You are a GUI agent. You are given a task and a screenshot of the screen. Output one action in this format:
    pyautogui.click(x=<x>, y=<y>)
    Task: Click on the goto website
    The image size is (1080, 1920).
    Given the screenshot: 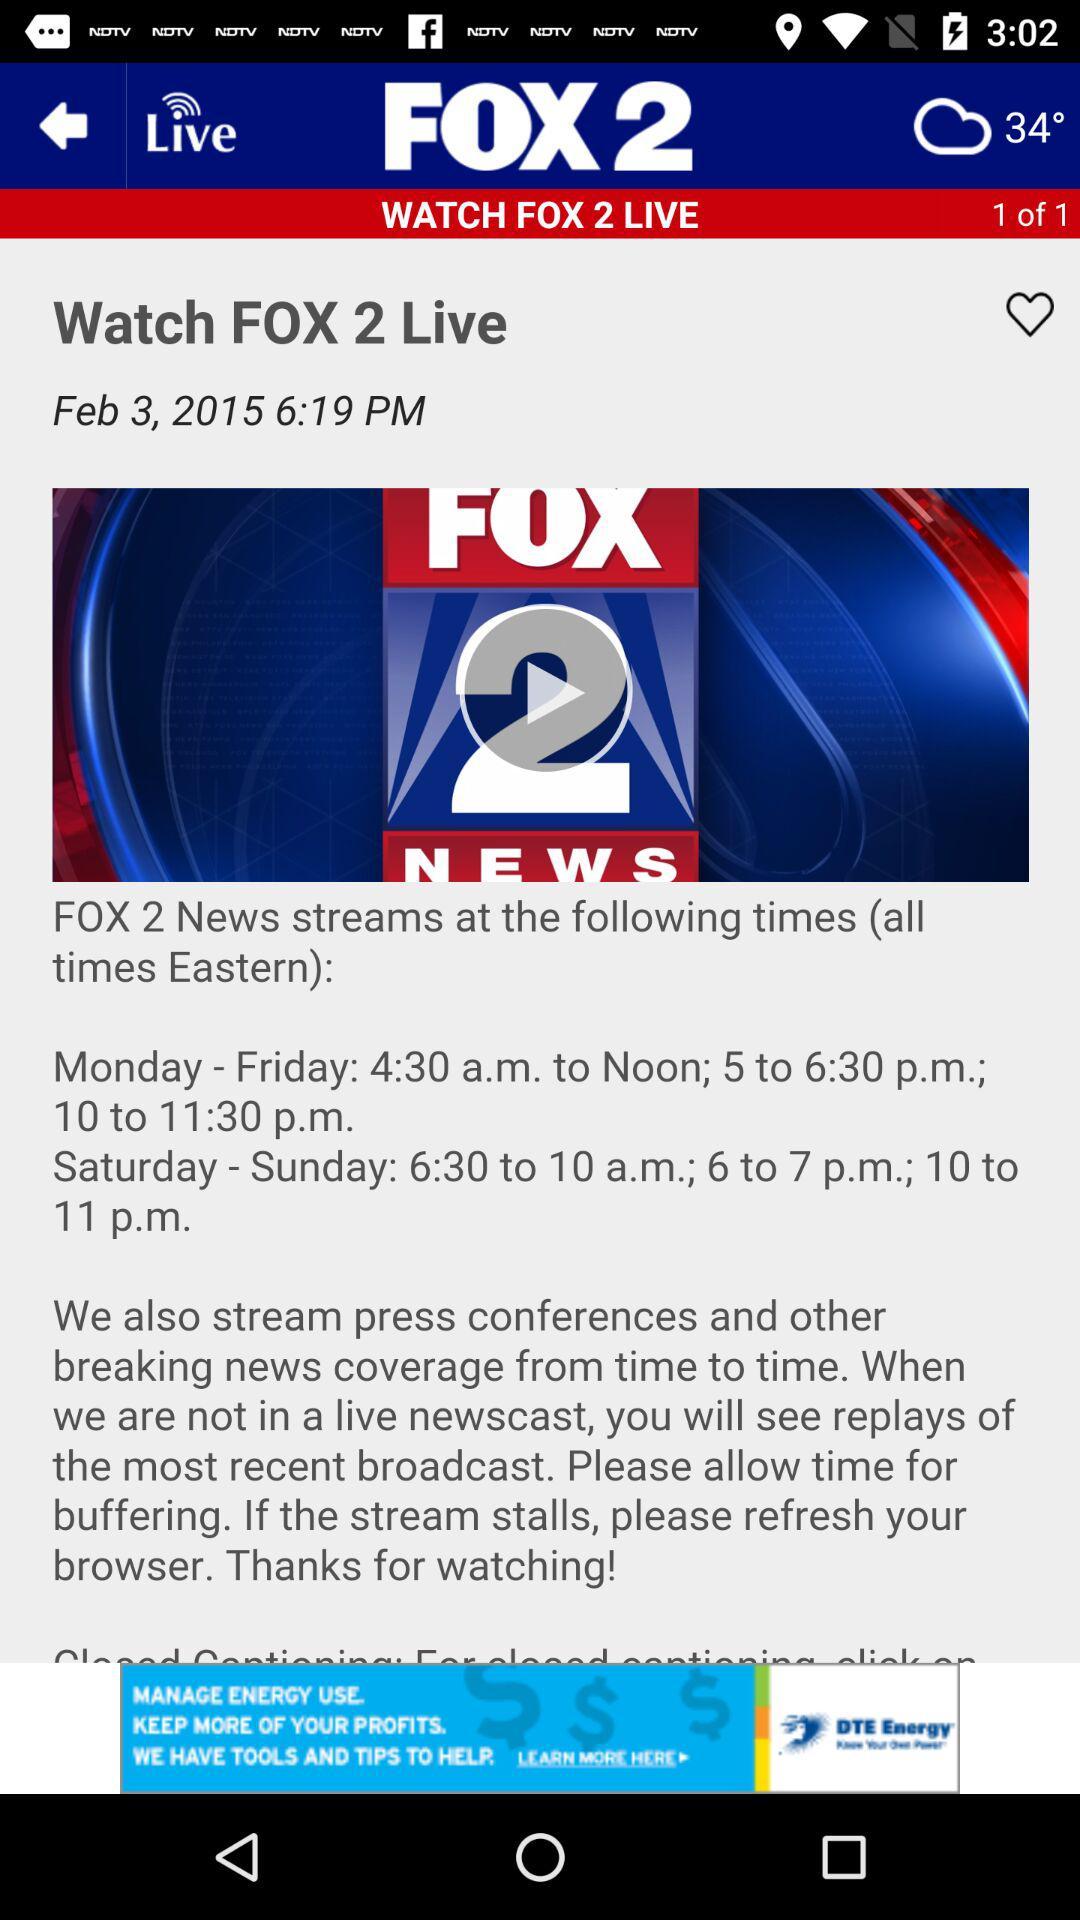 What is the action you would take?
    pyautogui.click(x=540, y=124)
    